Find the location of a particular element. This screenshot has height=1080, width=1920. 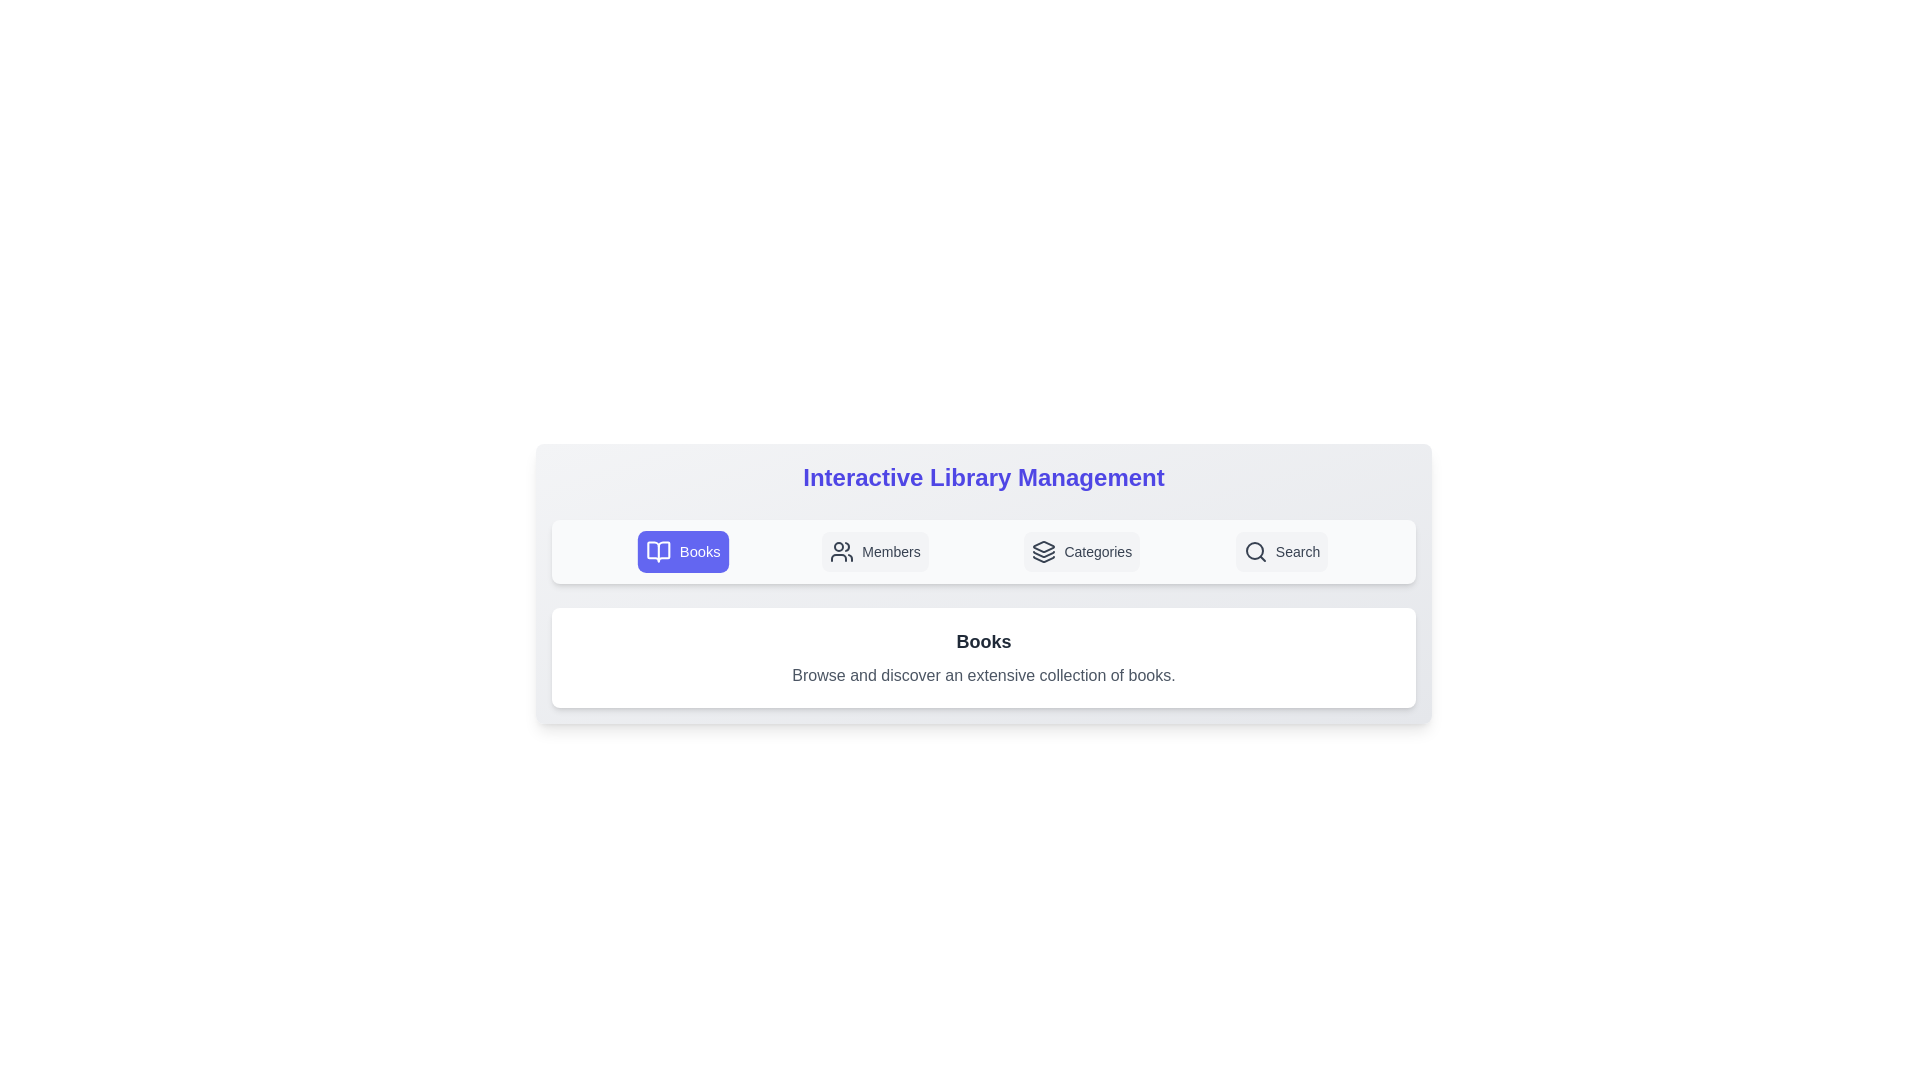

the search icon located at the top-right of the button group in the navigation bar, before the 'Search' text label is located at coordinates (1254, 551).